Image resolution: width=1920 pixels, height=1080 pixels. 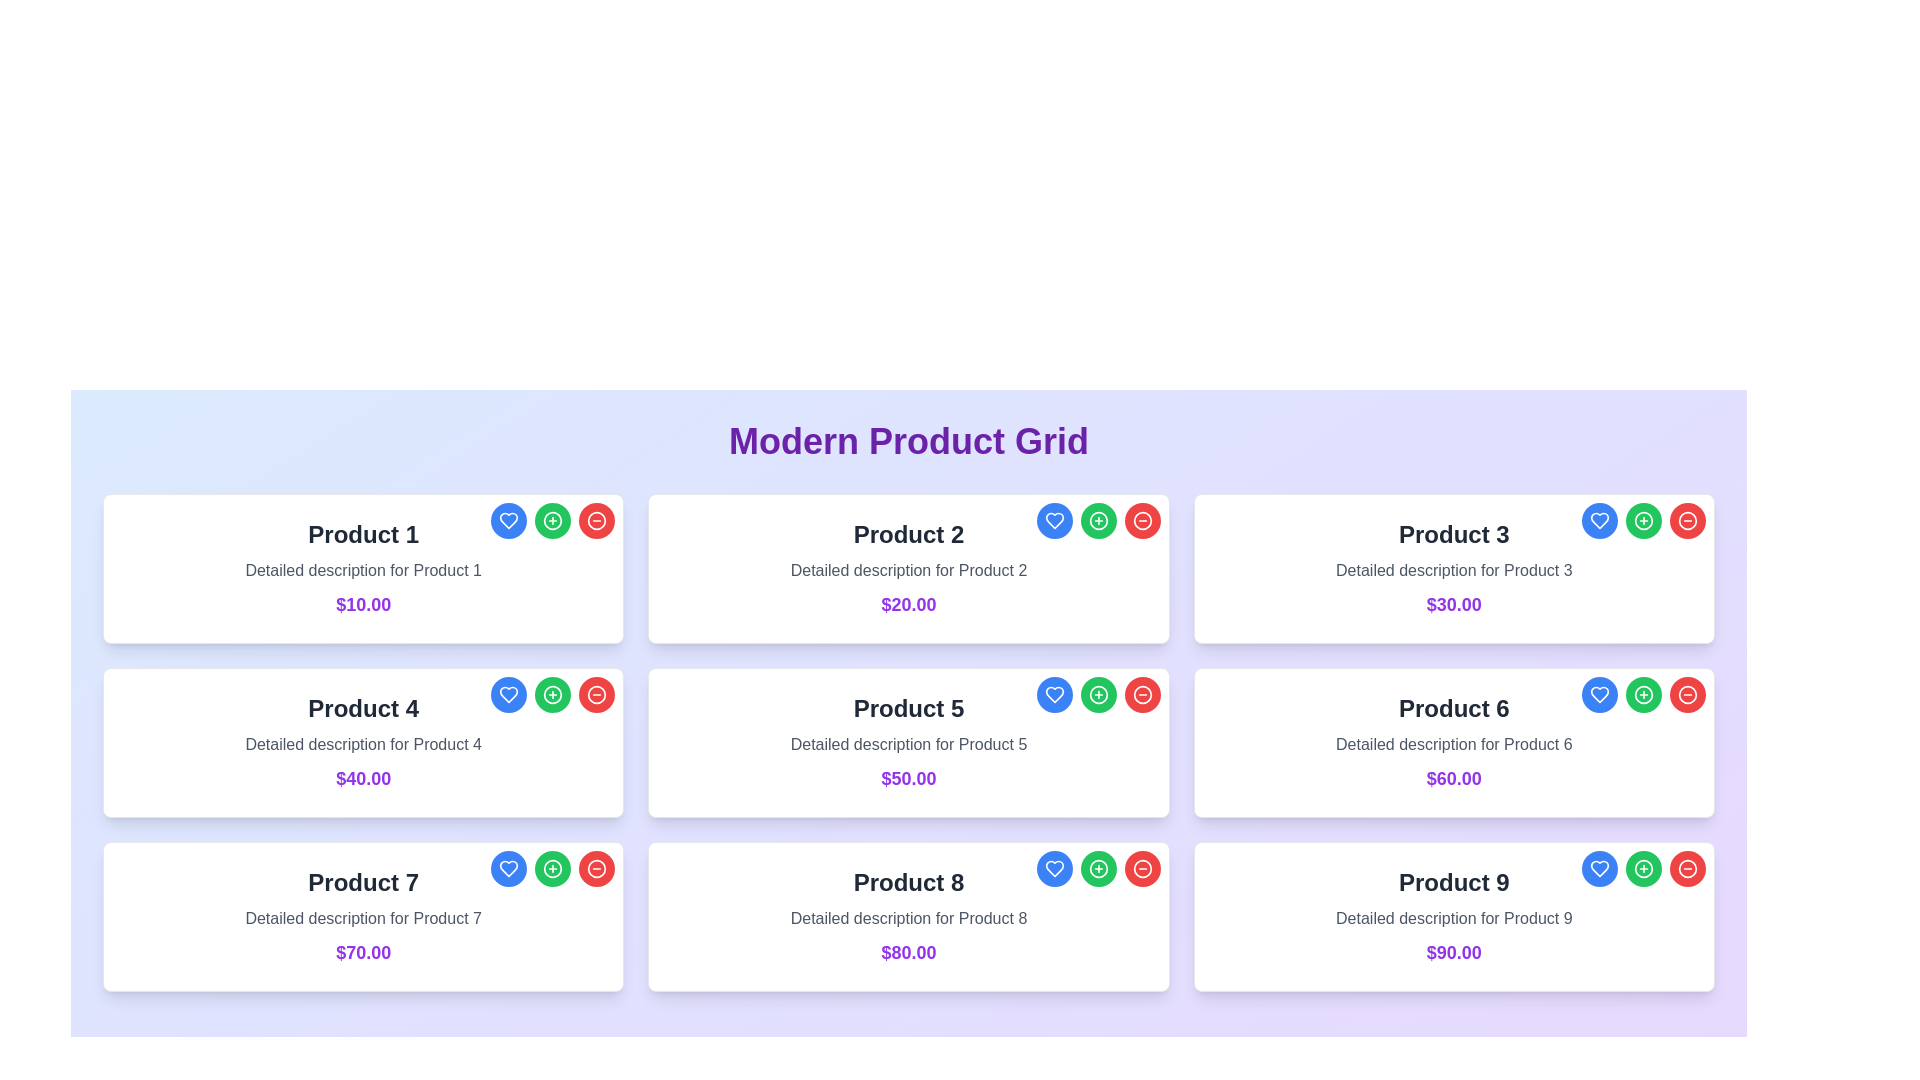 I want to click on the button with a plus sign located in the top-right corner of the card for 'Product 3', so click(x=1643, y=519).